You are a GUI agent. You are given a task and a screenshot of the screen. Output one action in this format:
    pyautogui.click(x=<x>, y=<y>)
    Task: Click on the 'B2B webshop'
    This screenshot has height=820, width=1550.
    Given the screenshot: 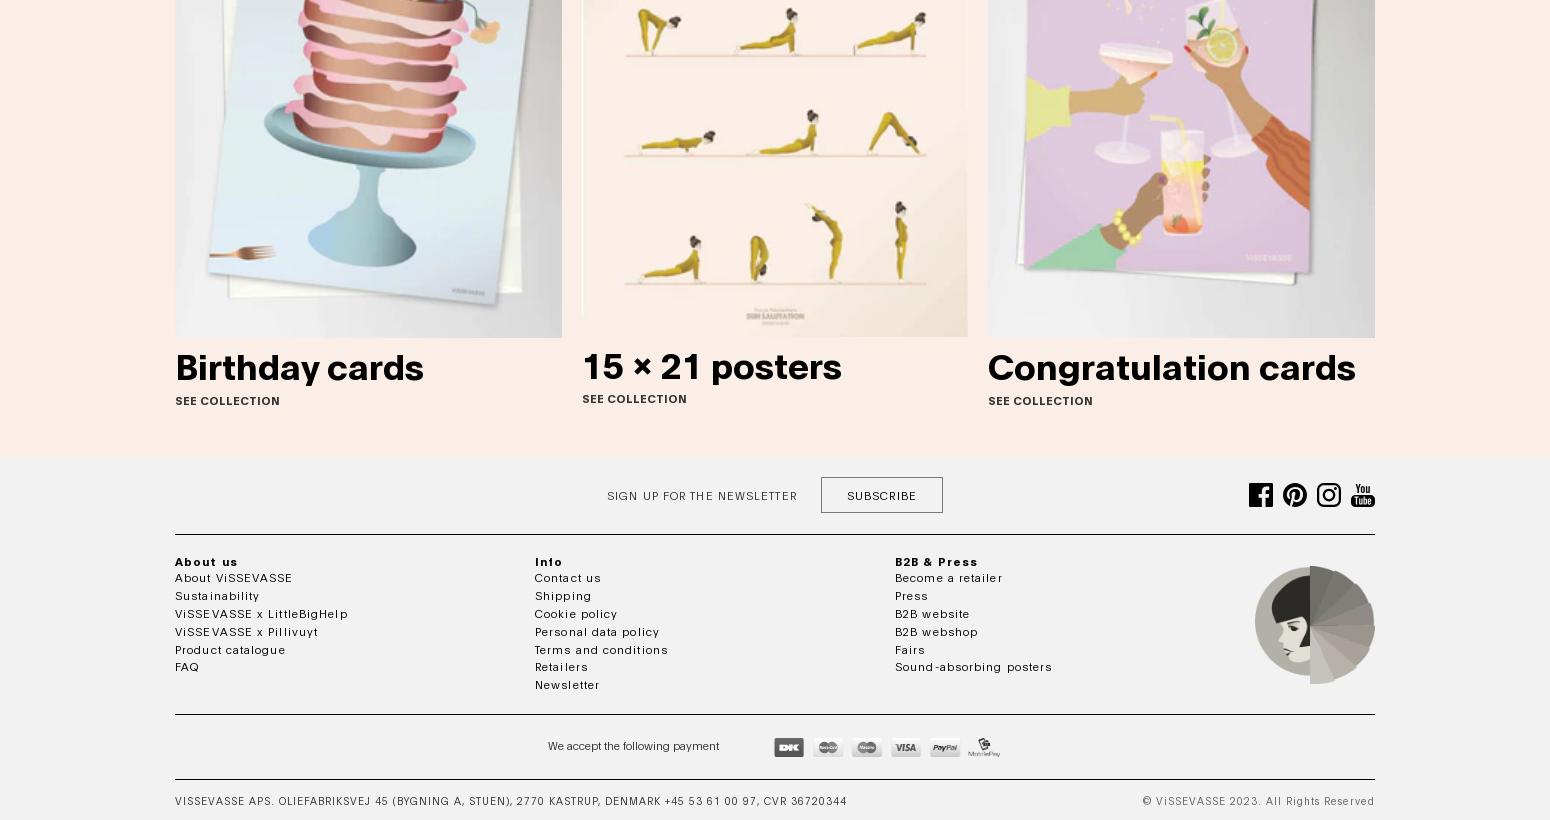 What is the action you would take?
    pyautogui.click(x=894, y=629)
    